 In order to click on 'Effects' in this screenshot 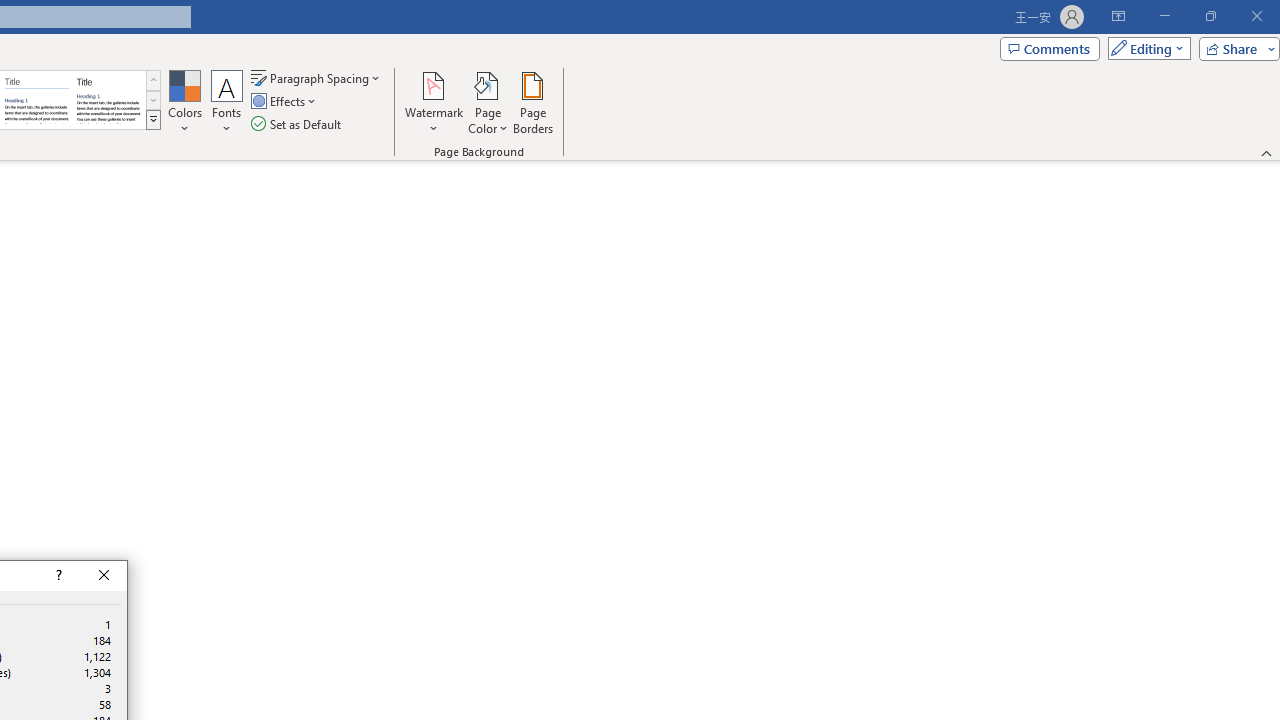, I will do `click(284, 101)`.